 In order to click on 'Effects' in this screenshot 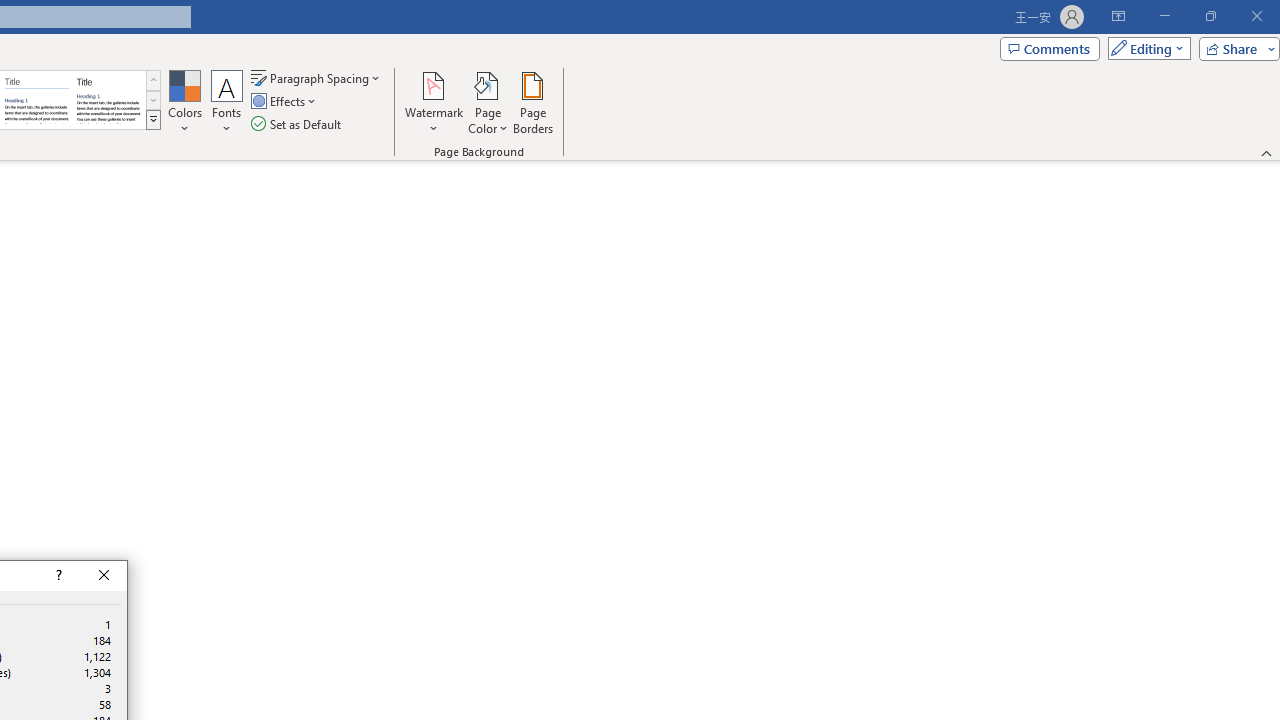, I will do `click(284, 101)`.